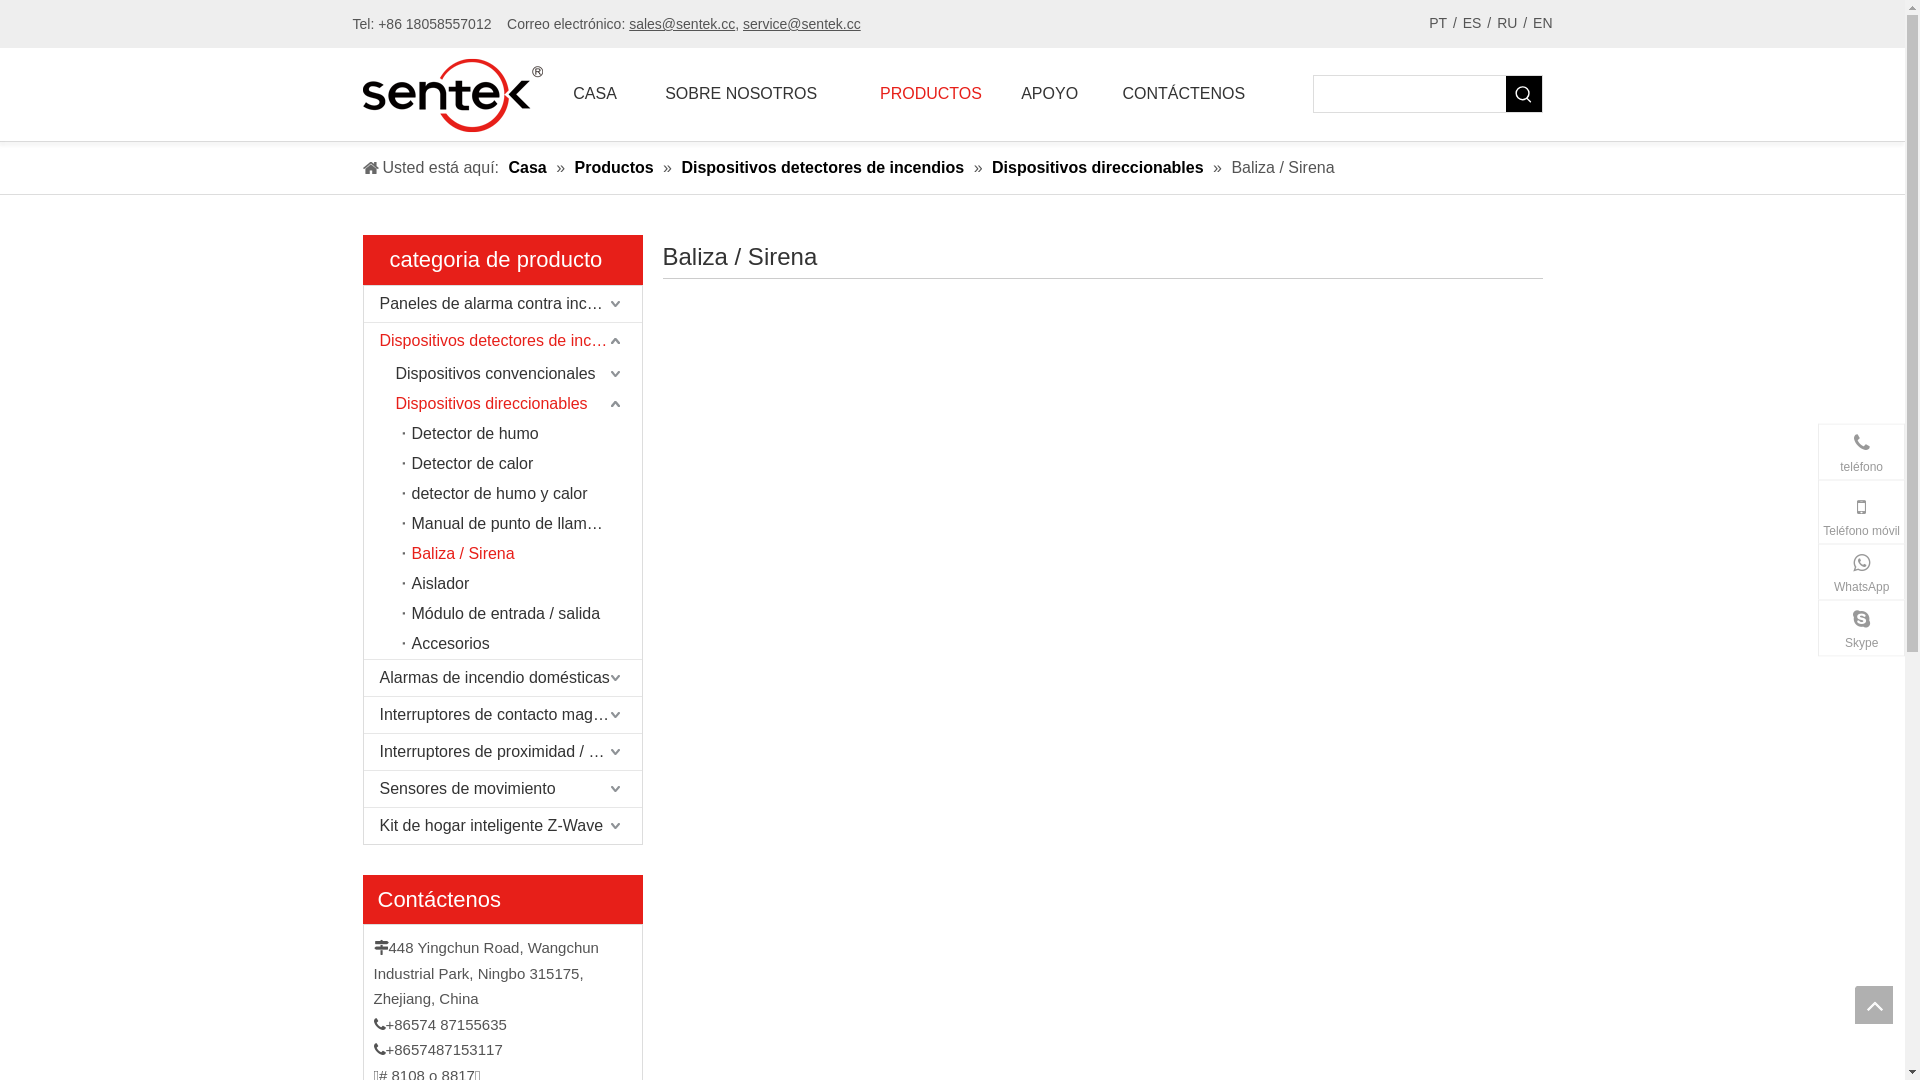 This screenshot has width=1920, height=1080. Describe the element at coordinates (930, 93) in the screenshot. I see `'PRODUCTOS'` at that location.